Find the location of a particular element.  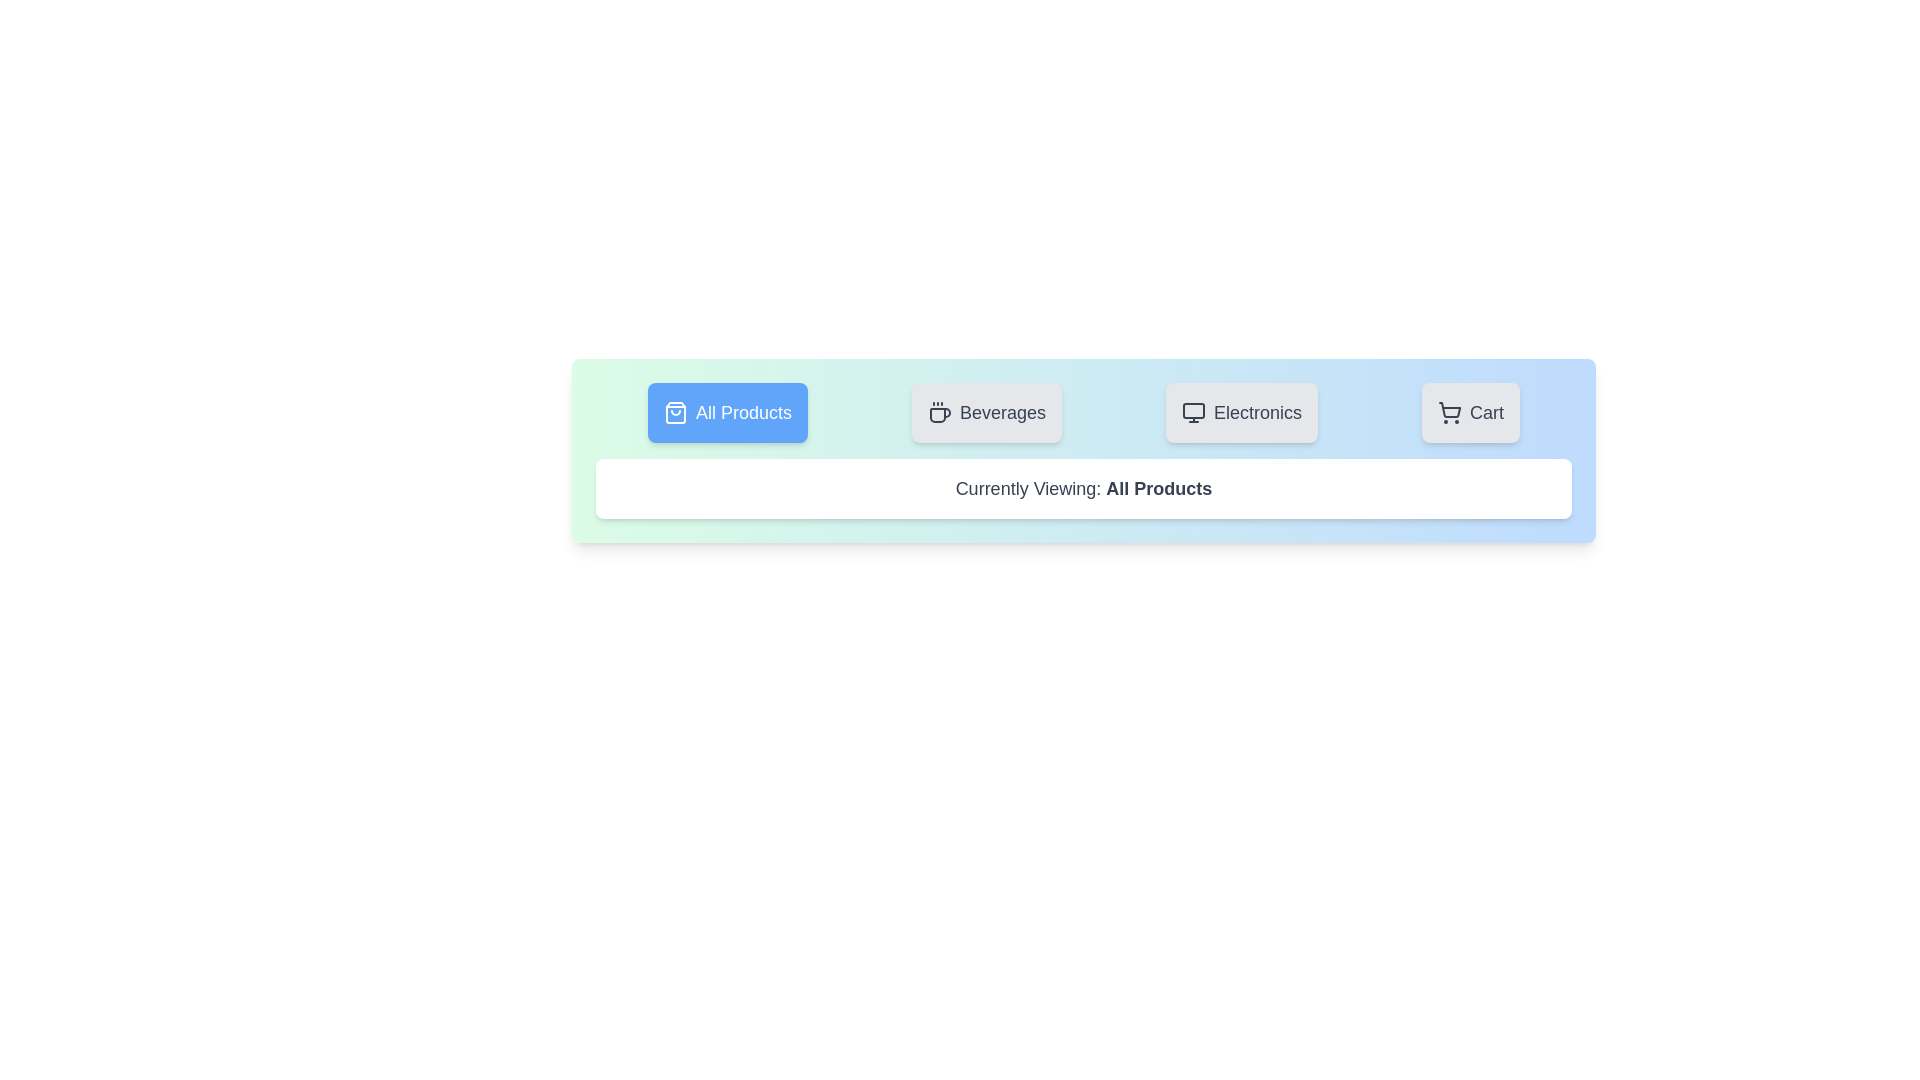

the tab corresponding to Electronics to switch to that product category is located at coordinates (1241, 411).